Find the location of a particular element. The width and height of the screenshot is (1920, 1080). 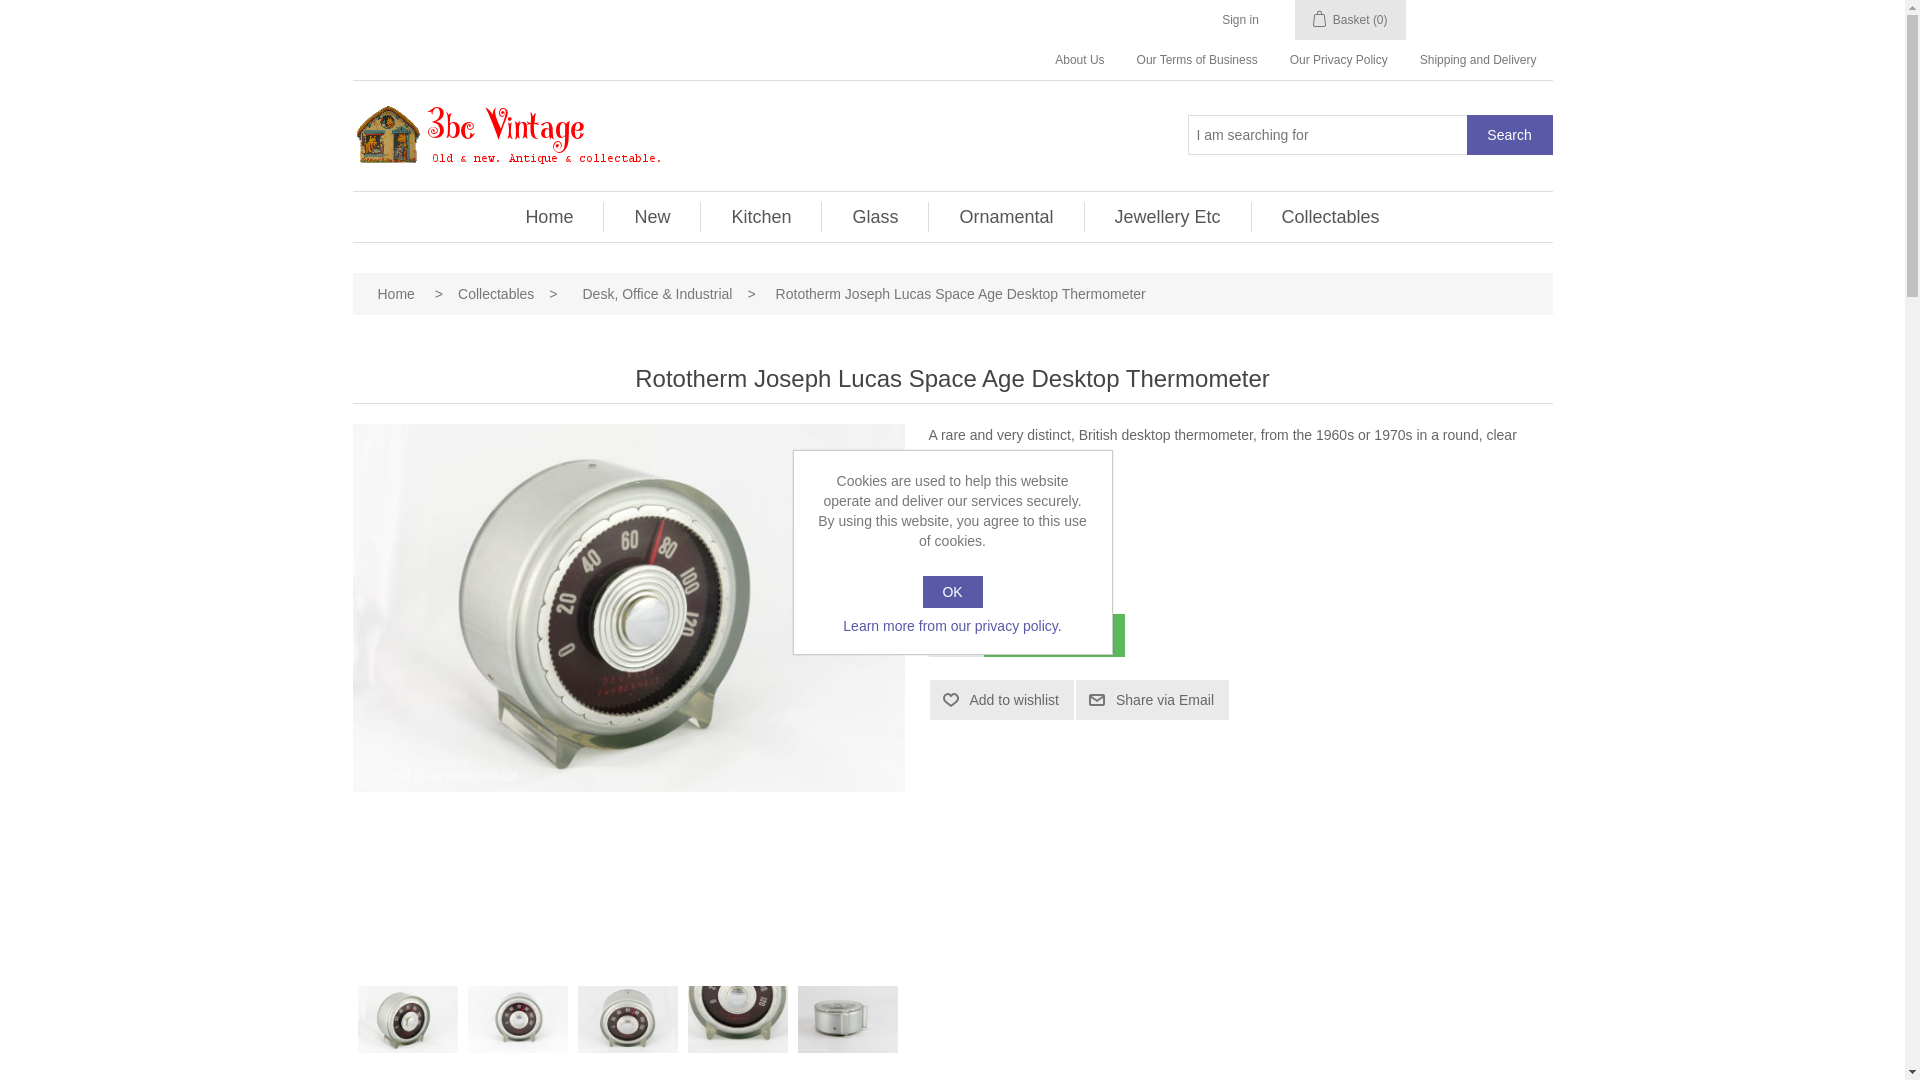

'Ornamental' is located at coordinates (1006, 216).